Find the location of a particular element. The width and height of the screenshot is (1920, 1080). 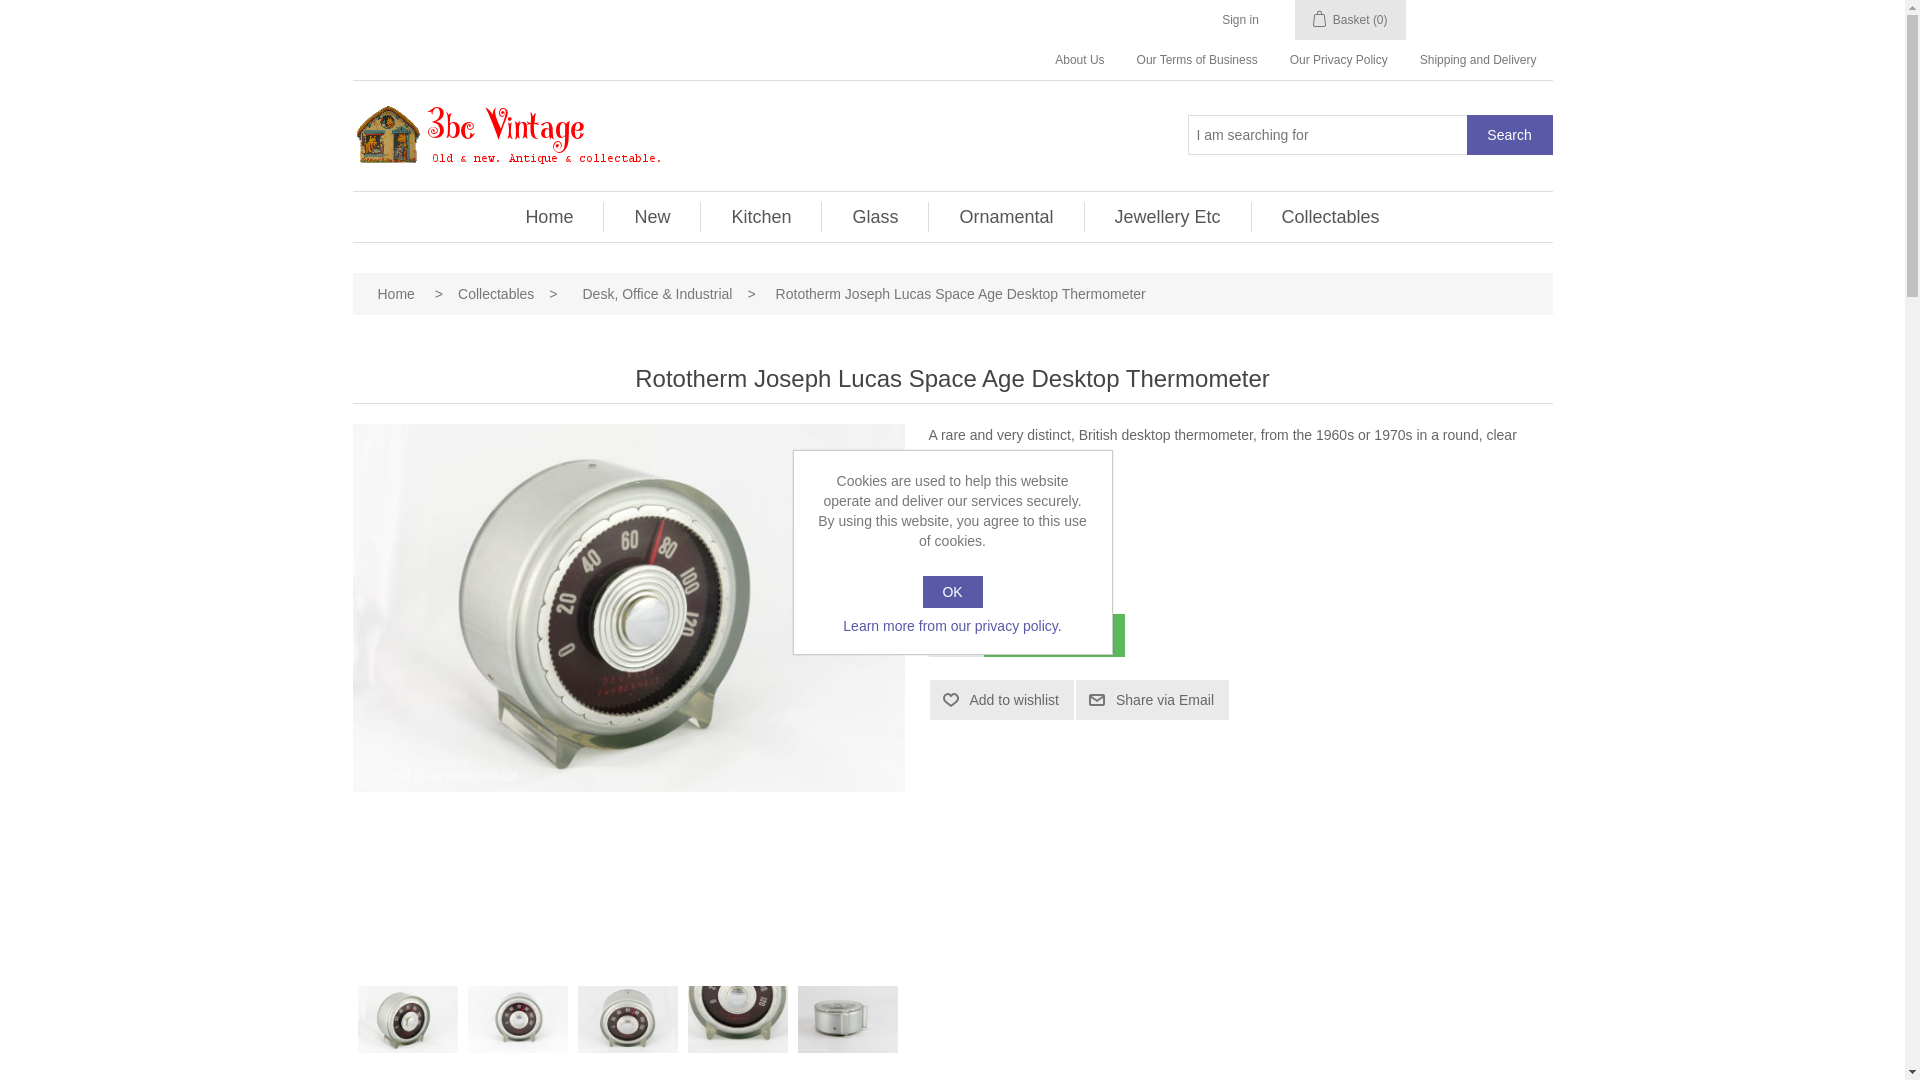

'Ornamental' is located at coordinates (1006, 216).